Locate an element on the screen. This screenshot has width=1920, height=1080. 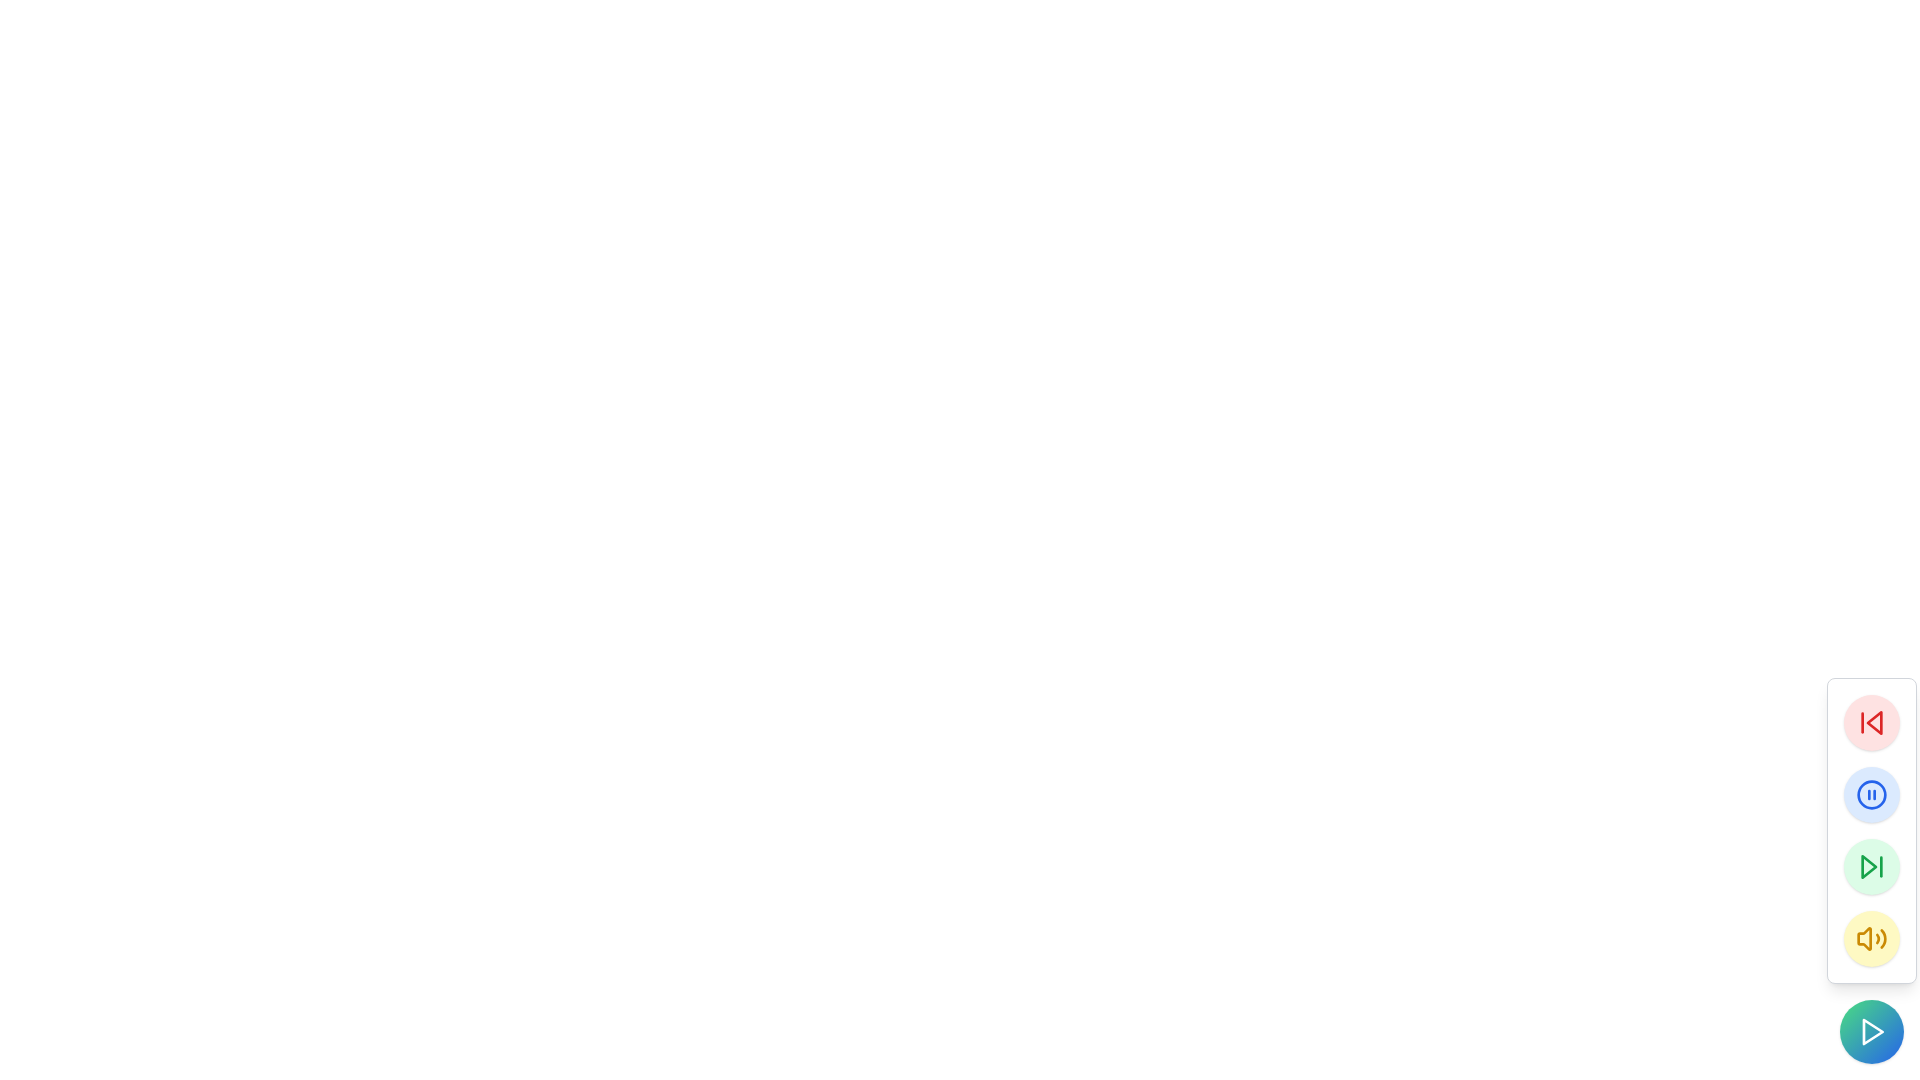
the pause button located centrally in the vertical stack, third from the top, between the red skip-back button and the green skip-forward button is located at coordinates (1871, 793).